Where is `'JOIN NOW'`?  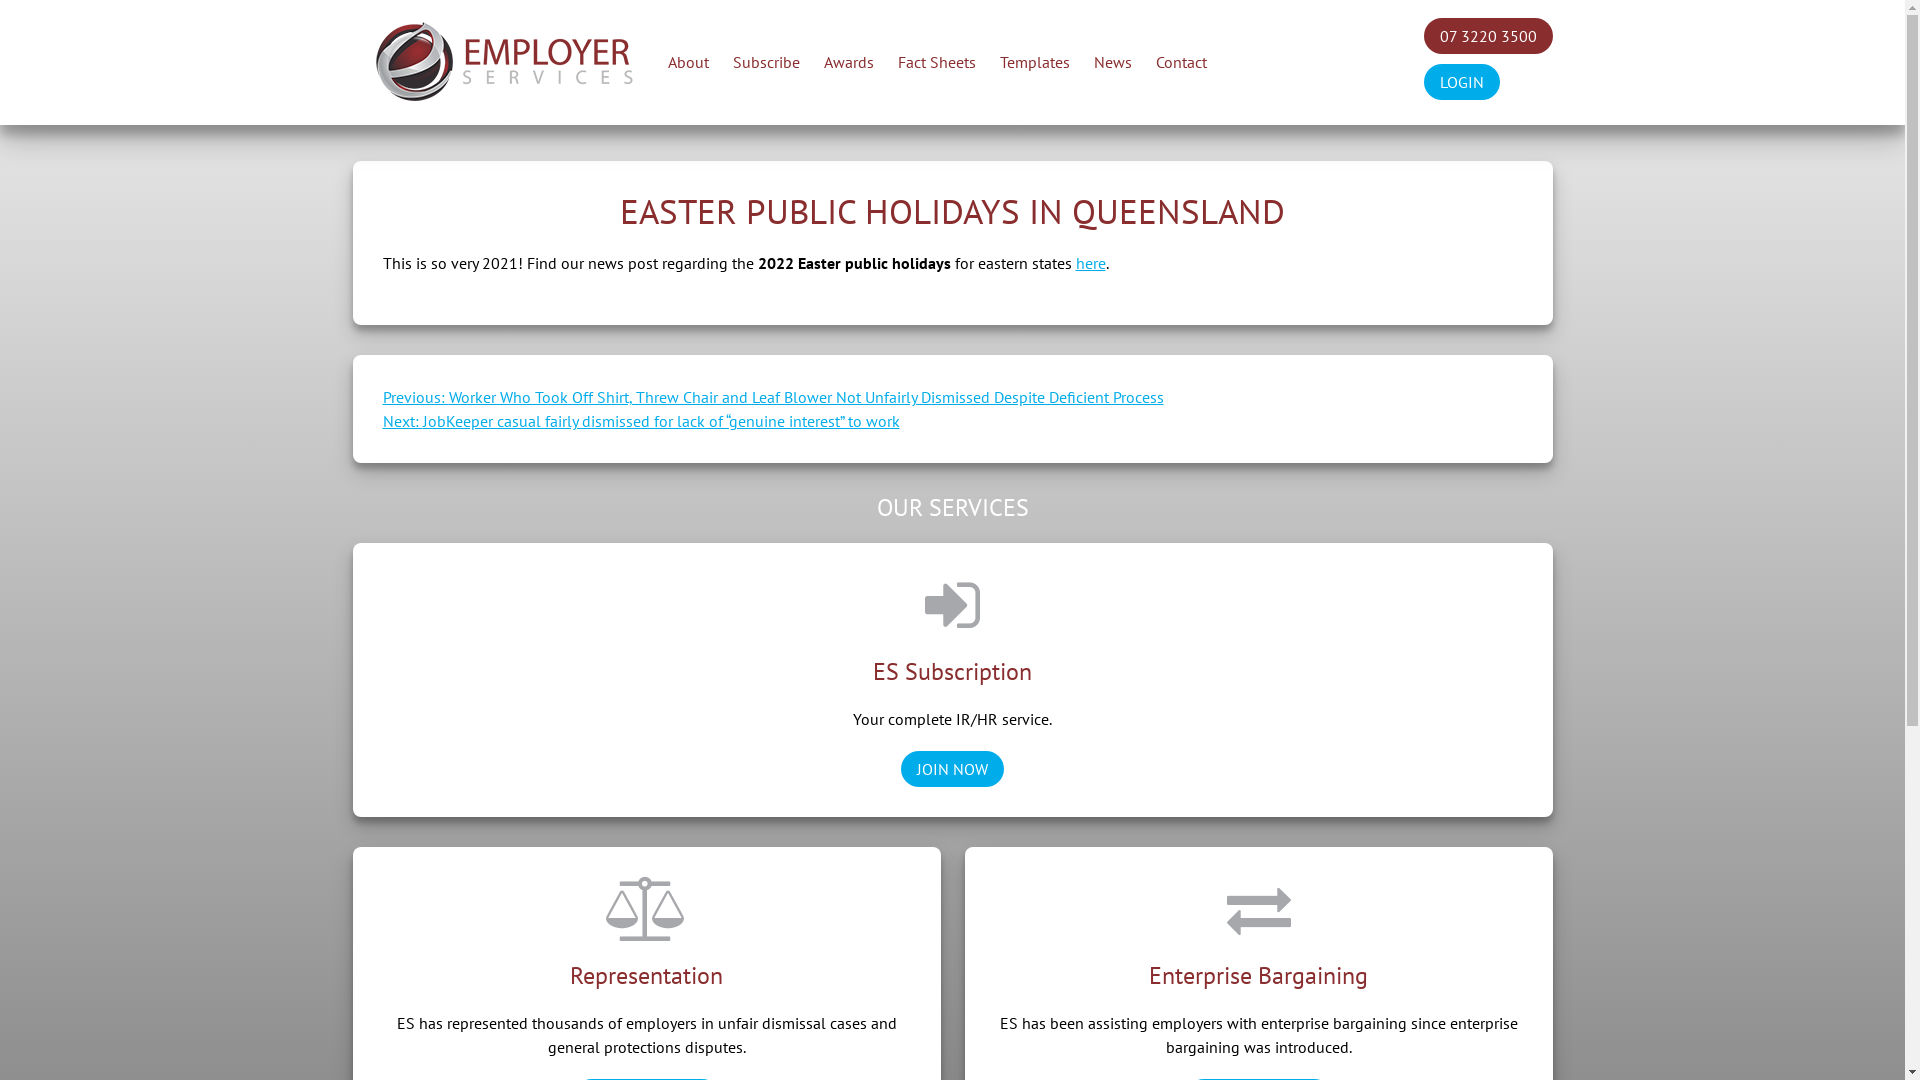
'JOIN NOW' is located at coordinates (951, 767).